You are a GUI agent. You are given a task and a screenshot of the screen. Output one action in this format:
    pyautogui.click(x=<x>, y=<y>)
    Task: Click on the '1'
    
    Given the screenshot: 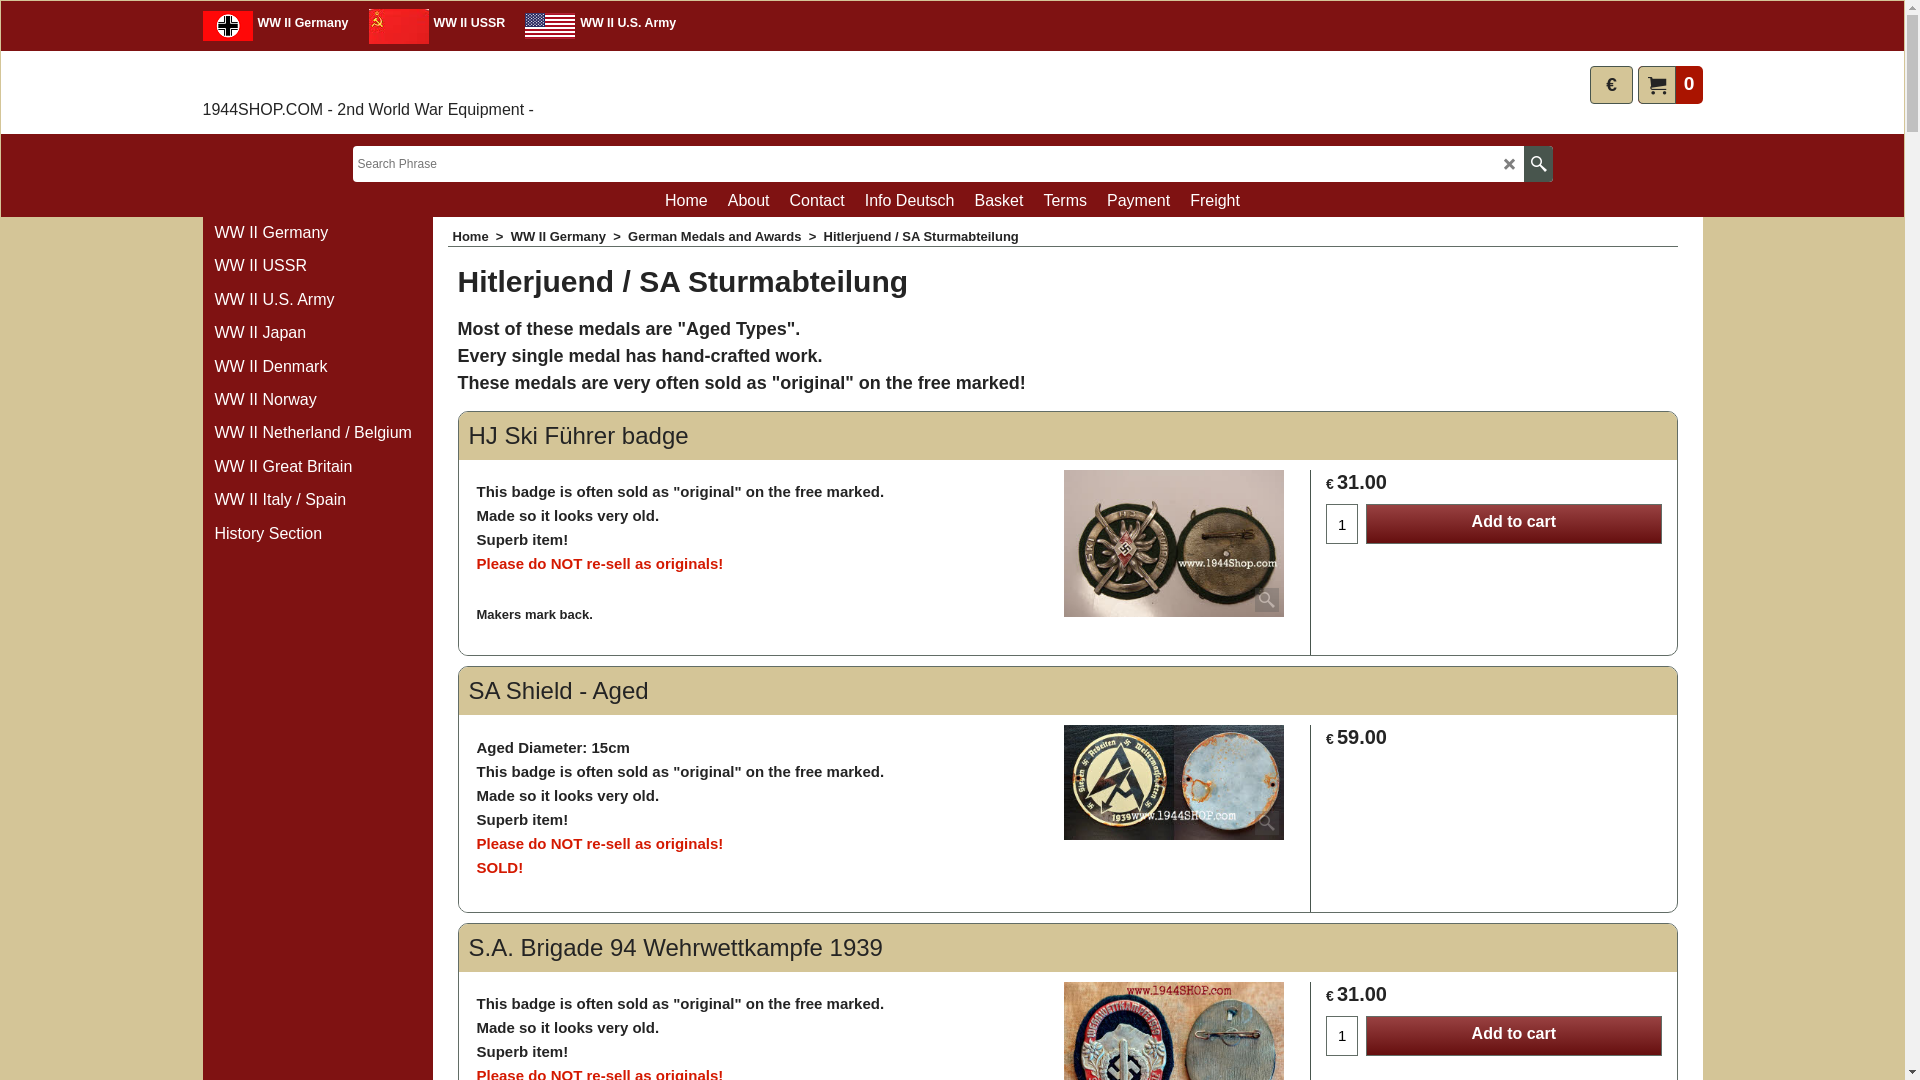 What is the action you would take?
    pyautogui.click(x=1342, y=523)
    